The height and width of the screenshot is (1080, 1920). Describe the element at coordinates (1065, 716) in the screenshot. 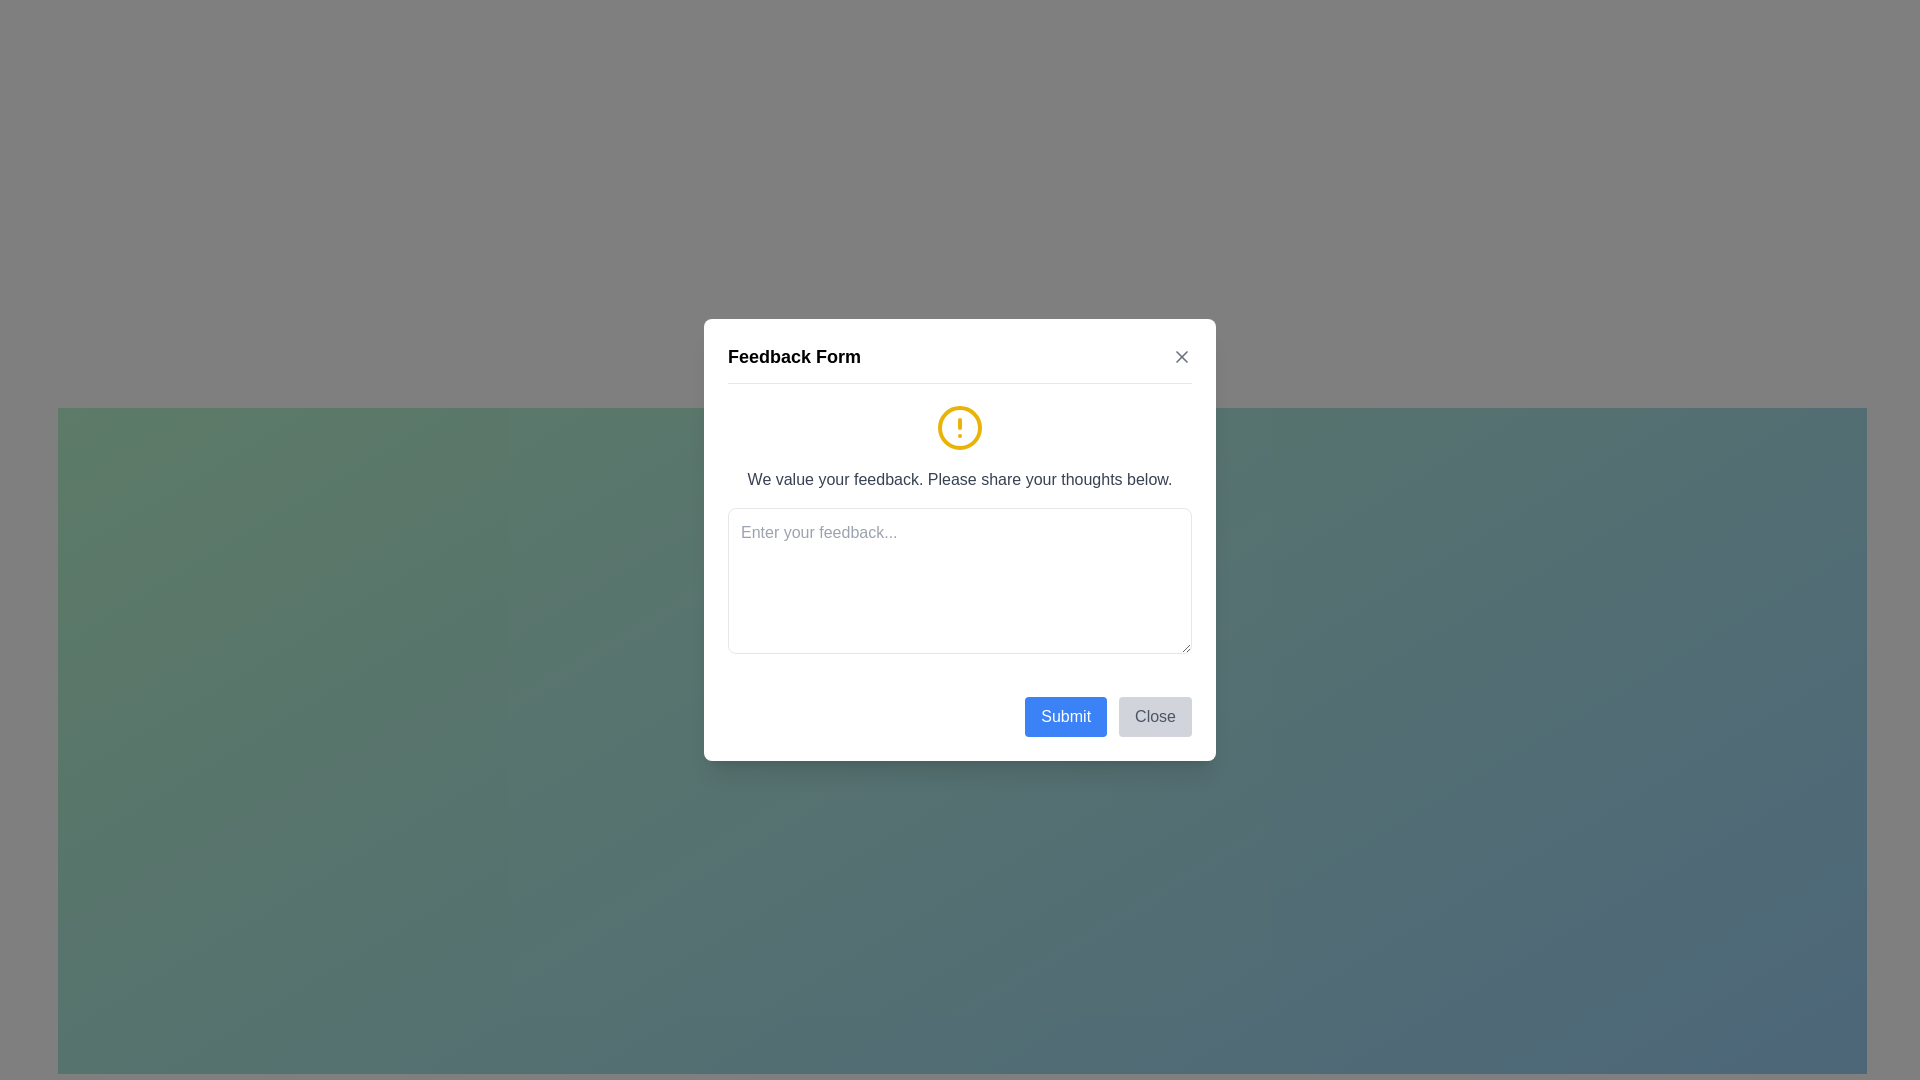

I see `the blue 'Submit' button with white text located at the bottom right of the feedback form` at that location.